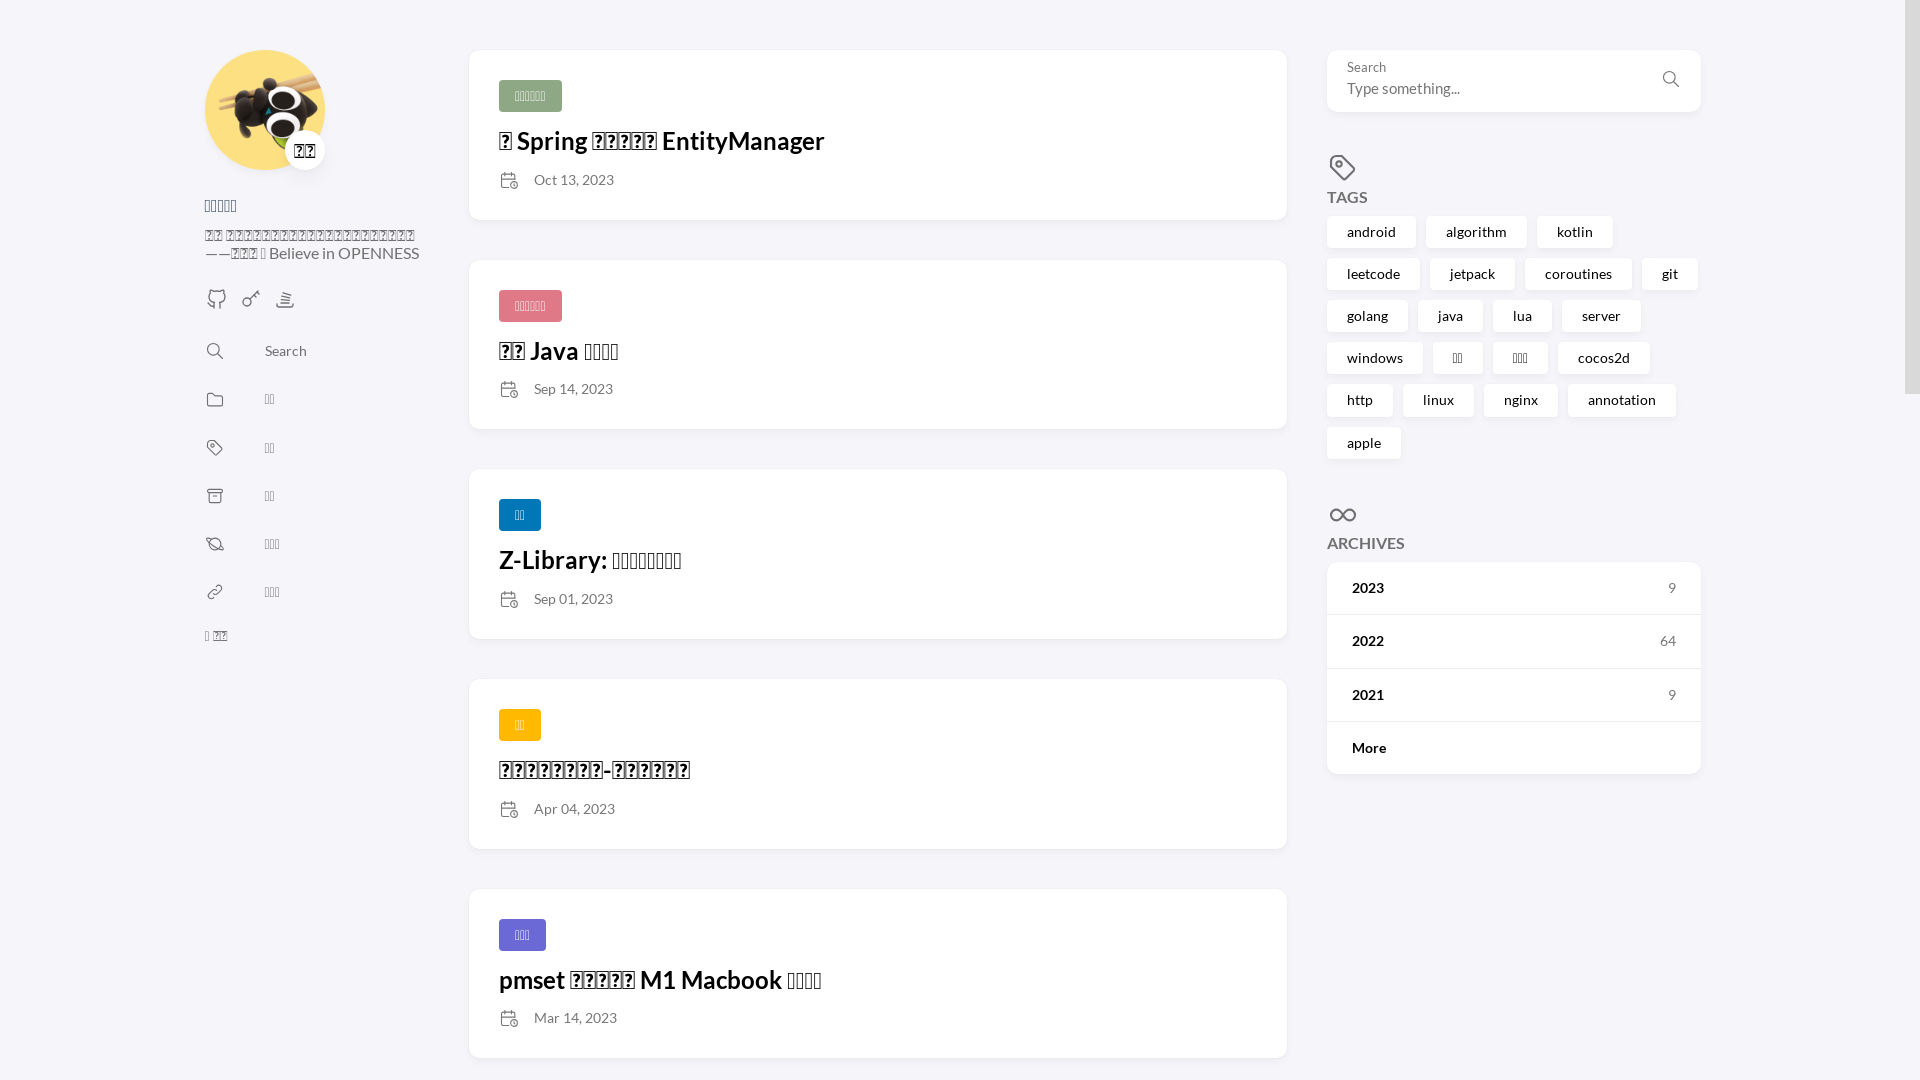  Describe the element at coordinates (1325, 357) in the screenshot. I see `'windows'` at that location.